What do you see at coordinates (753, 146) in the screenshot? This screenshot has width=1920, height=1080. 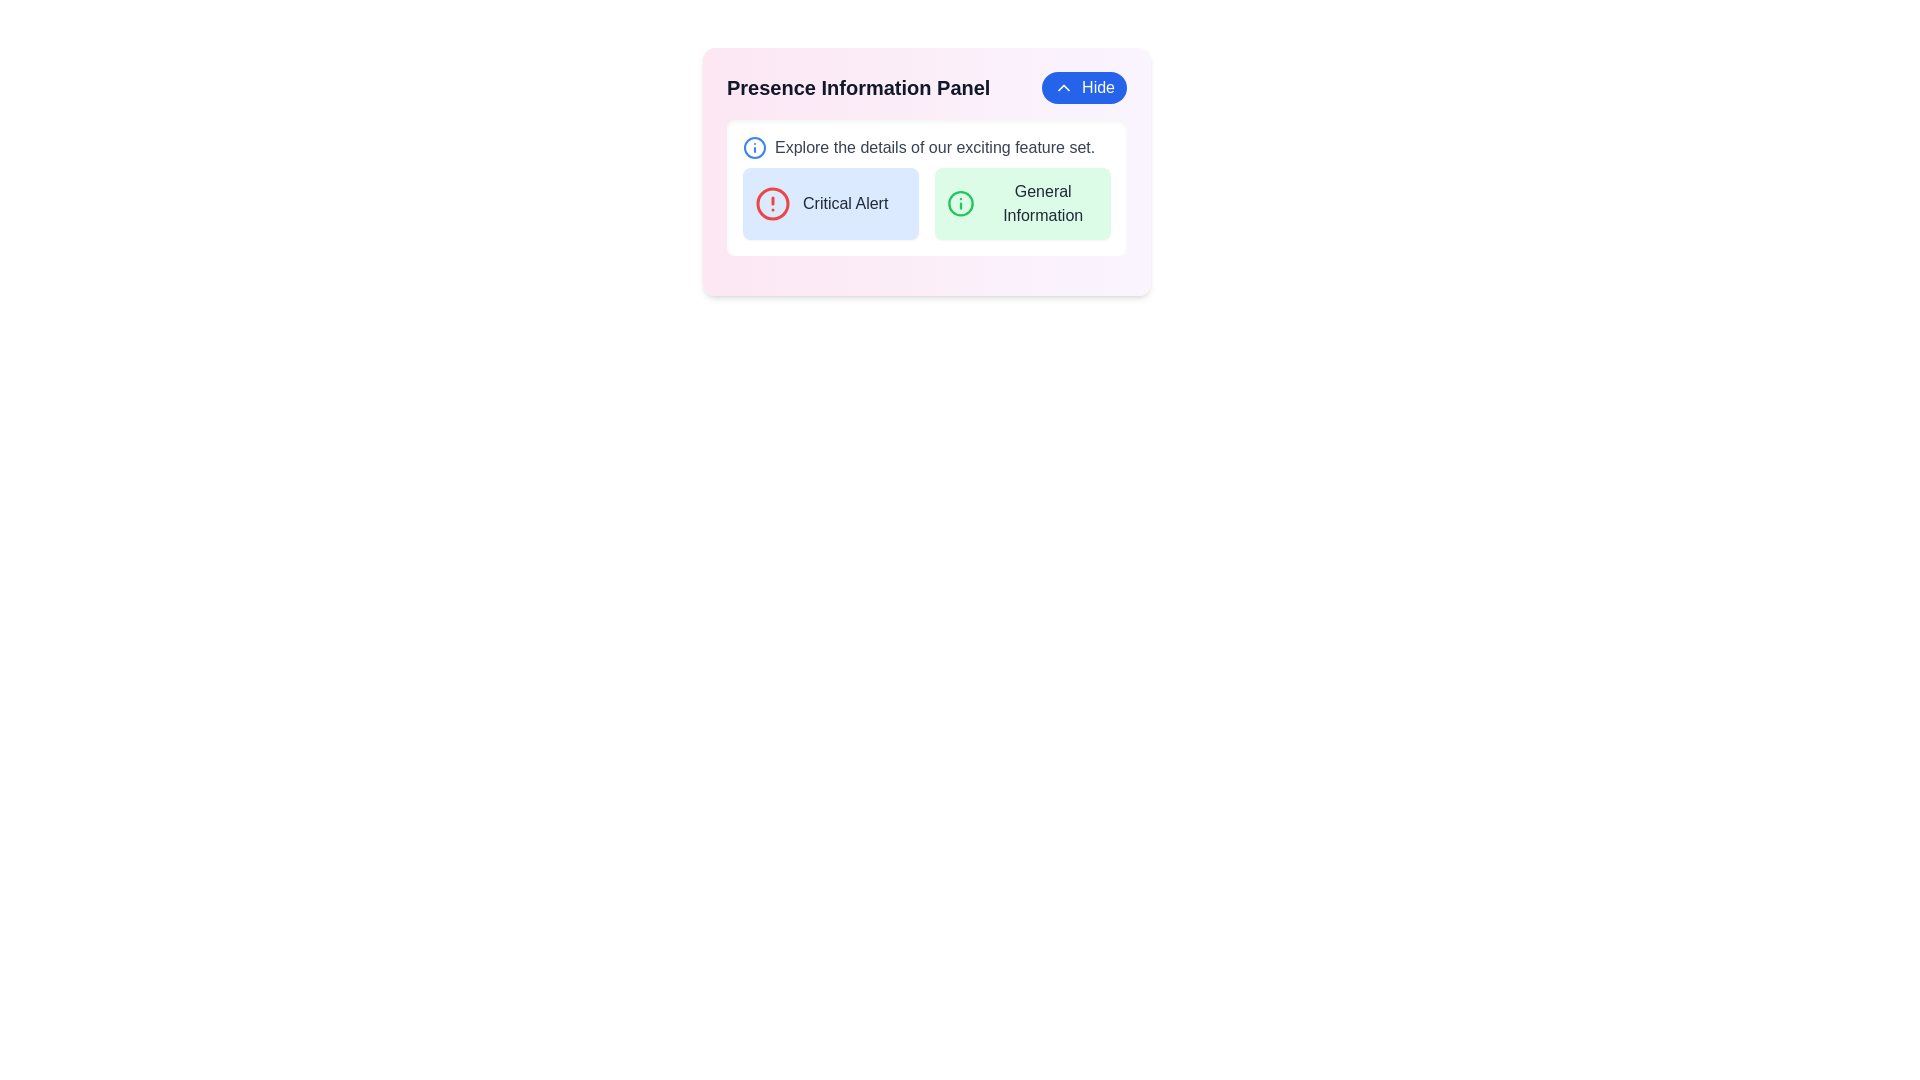 I see `the circular blue outlined information icon located in the header area of the 'Presence Information Panel', which is positioned centrally in front of the text 'Explore the details of our exciting feature set.'` at bounding box center [753, 146].